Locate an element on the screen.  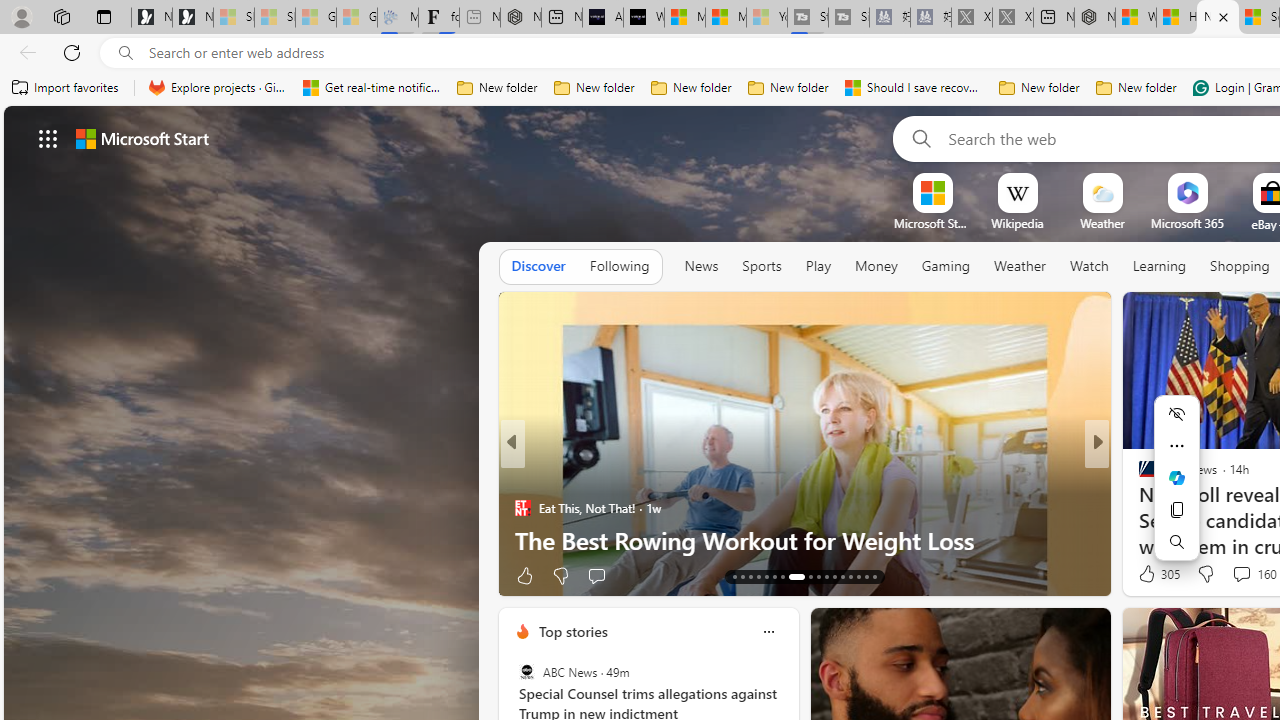
'AutomationID: tab-17' is located at coordinates (765, 577).